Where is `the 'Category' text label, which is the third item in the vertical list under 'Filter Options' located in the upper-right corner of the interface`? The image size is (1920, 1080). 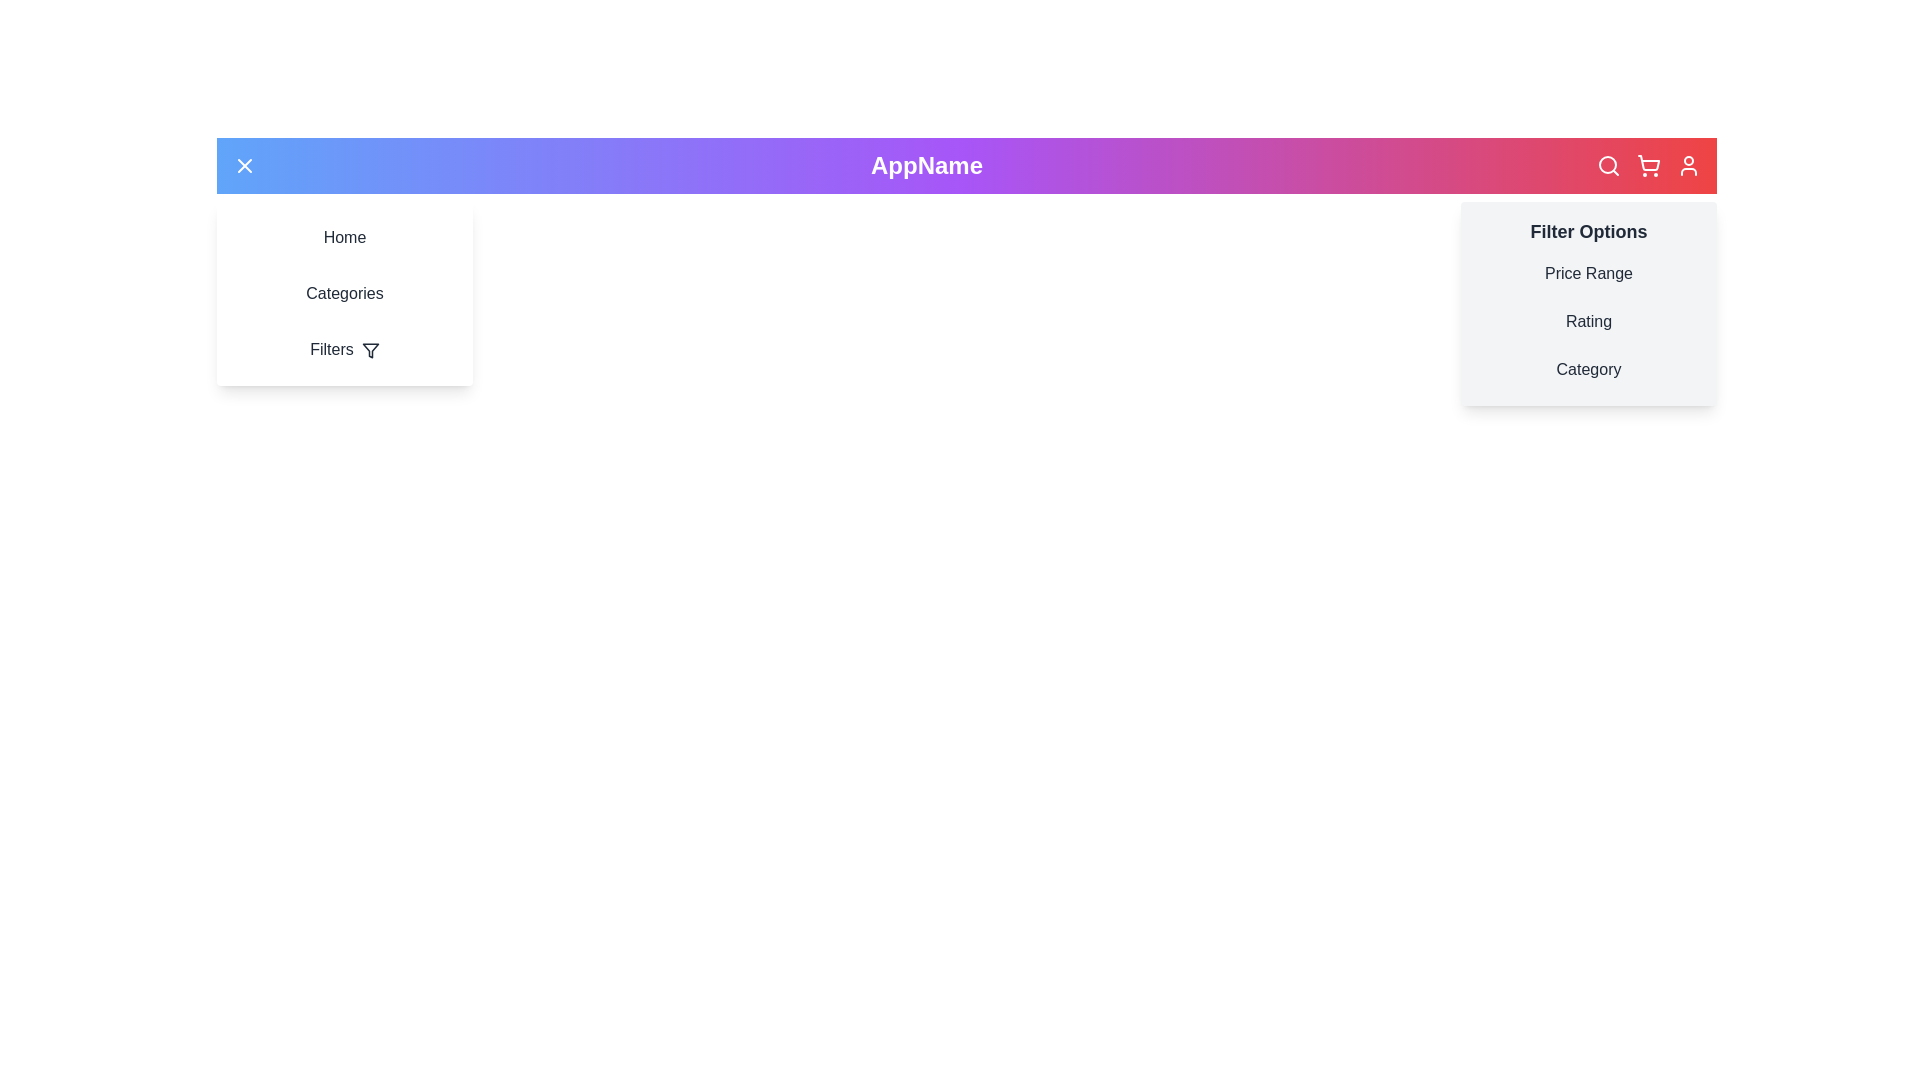
the 'Category' text label, which is the third item in the vertical list under 'Filter Options' located in the upper-right corner of the interface is located at coordinates (1587, 370).